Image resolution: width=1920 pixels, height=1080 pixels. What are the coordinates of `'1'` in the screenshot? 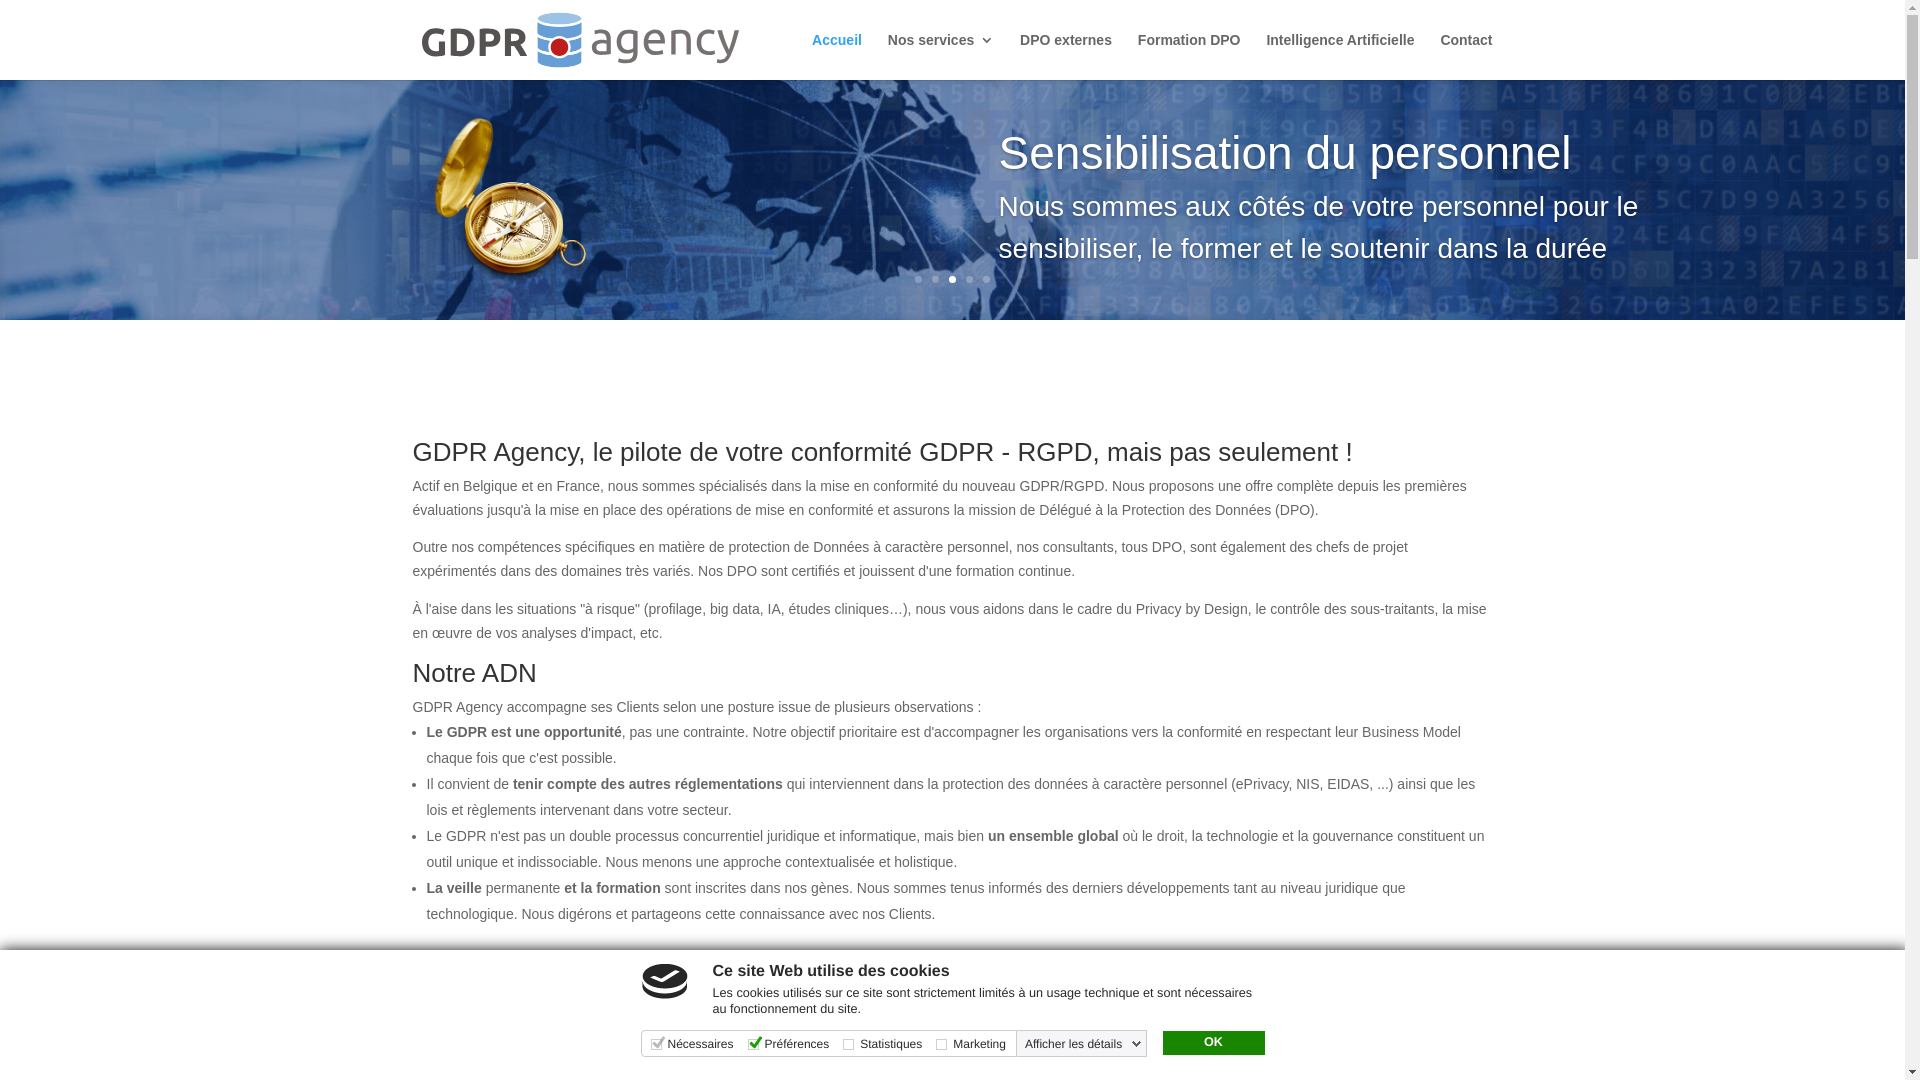 It's located at (917, 279).